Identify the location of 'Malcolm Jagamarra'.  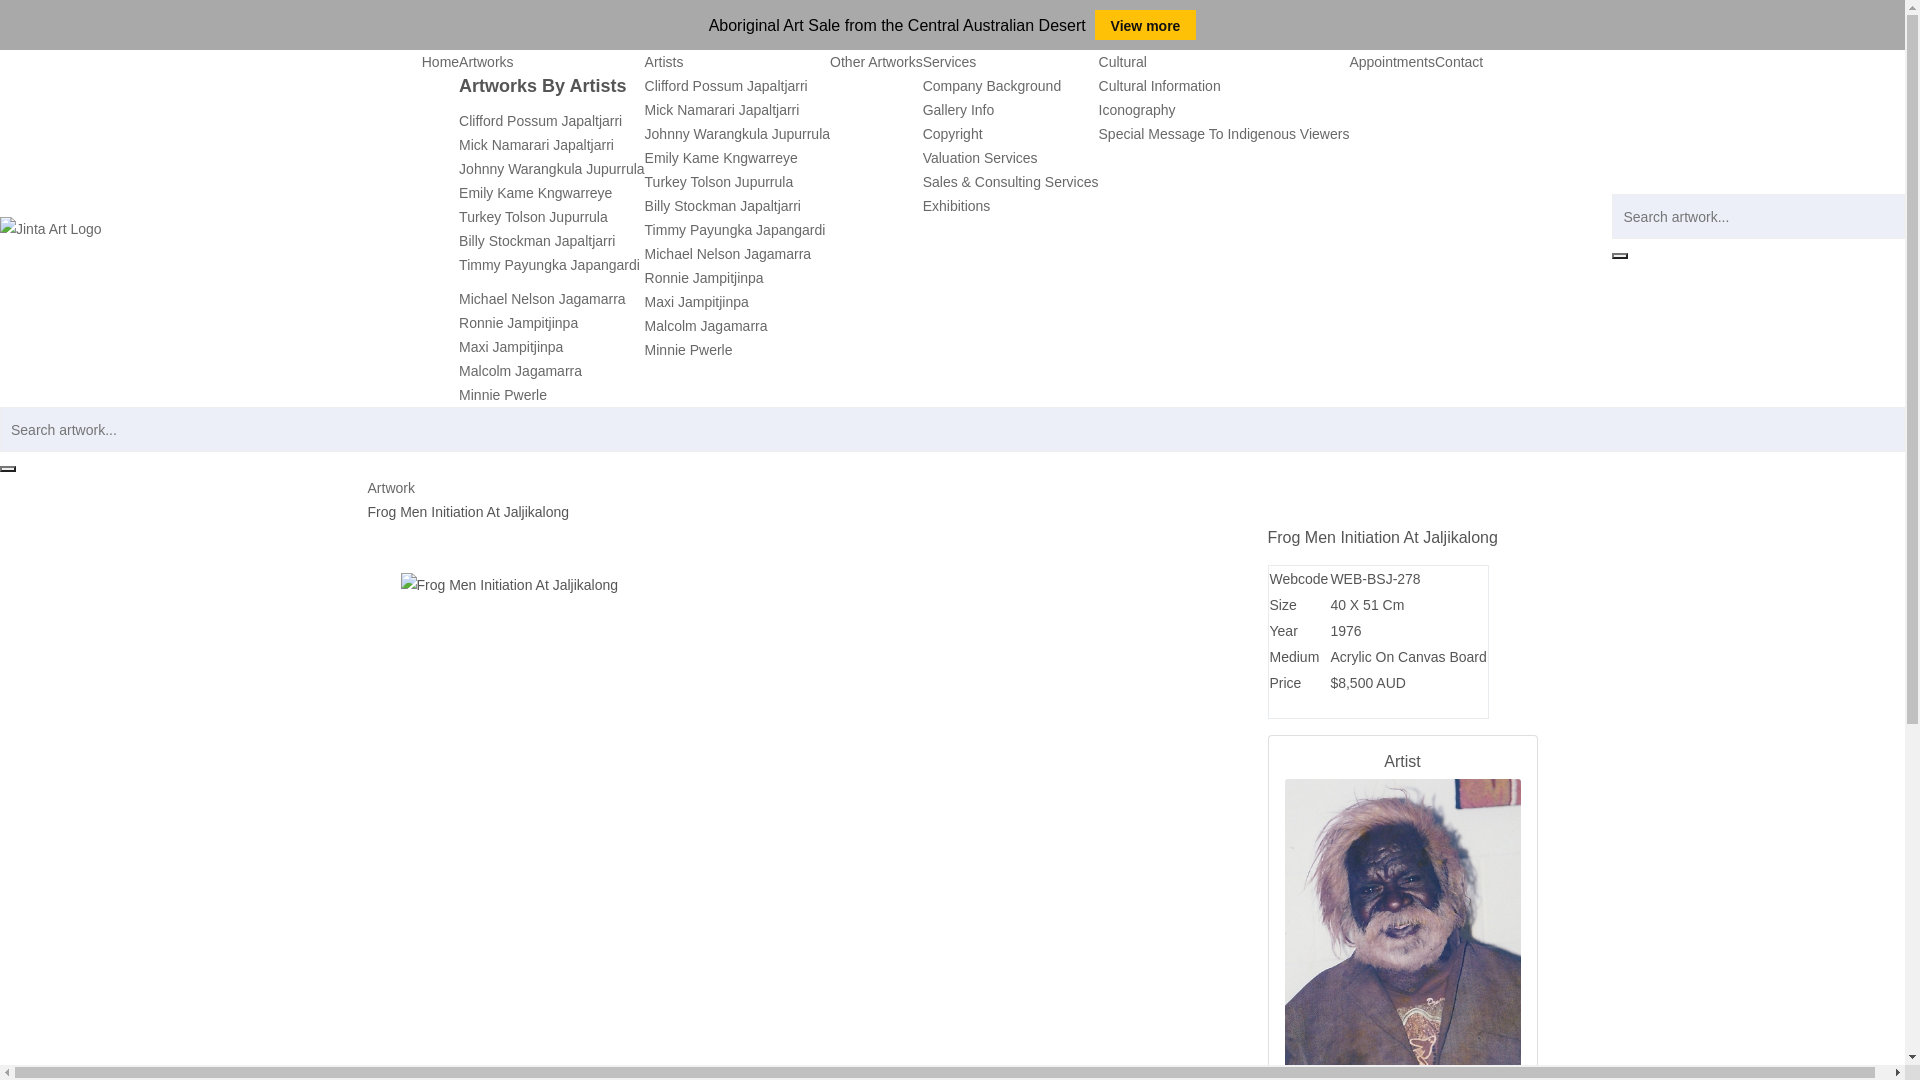
(706, 325).